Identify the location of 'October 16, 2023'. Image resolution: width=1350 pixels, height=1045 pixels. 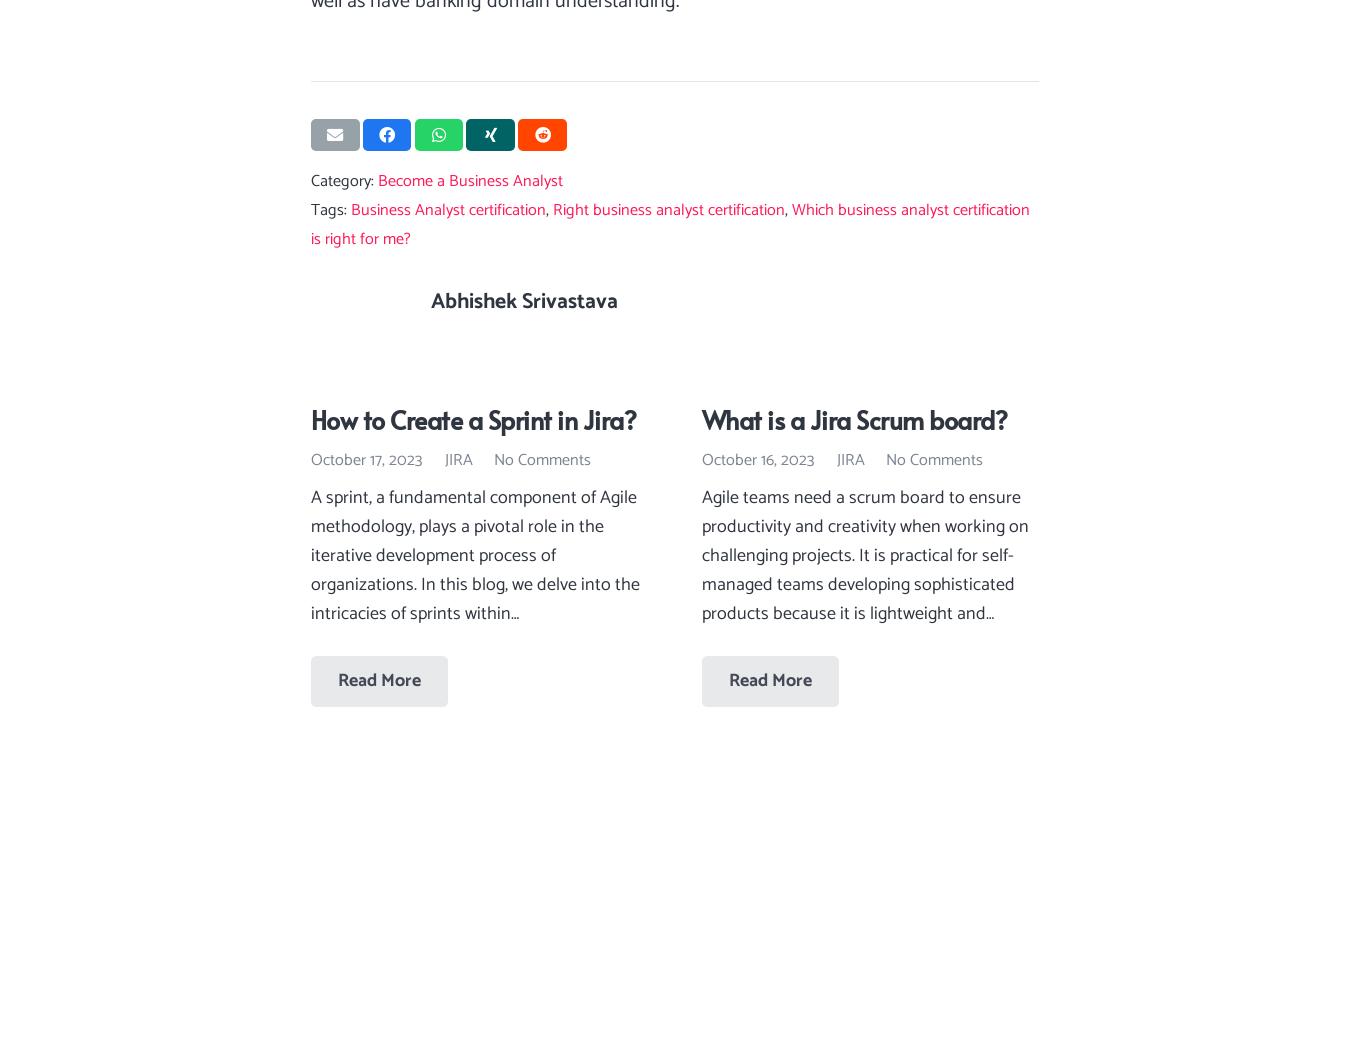
(757, 460).